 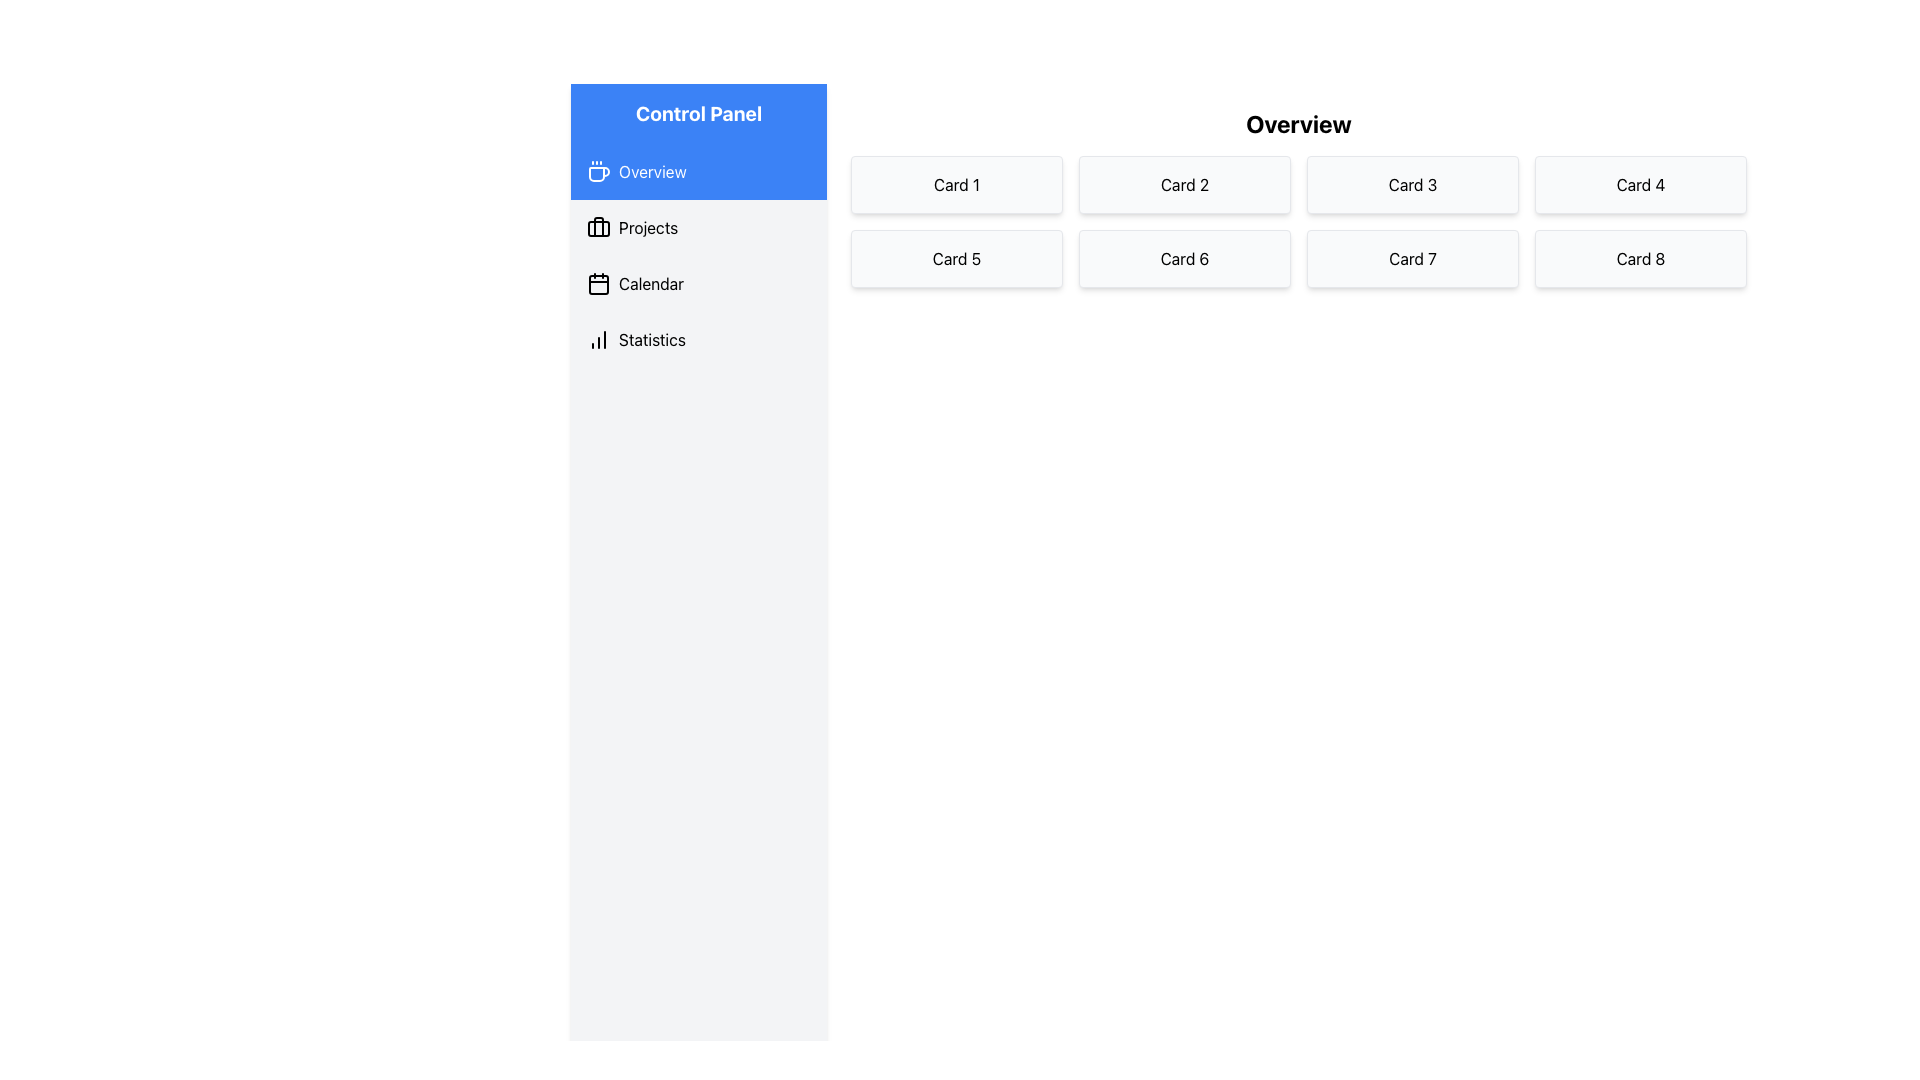 I want to click on the button-like navigation item located in the vertical navigation bar on the left side, positioned below the 'Projects' menu item and above the 'Statistics' menu item, so click(x=699, y=284).